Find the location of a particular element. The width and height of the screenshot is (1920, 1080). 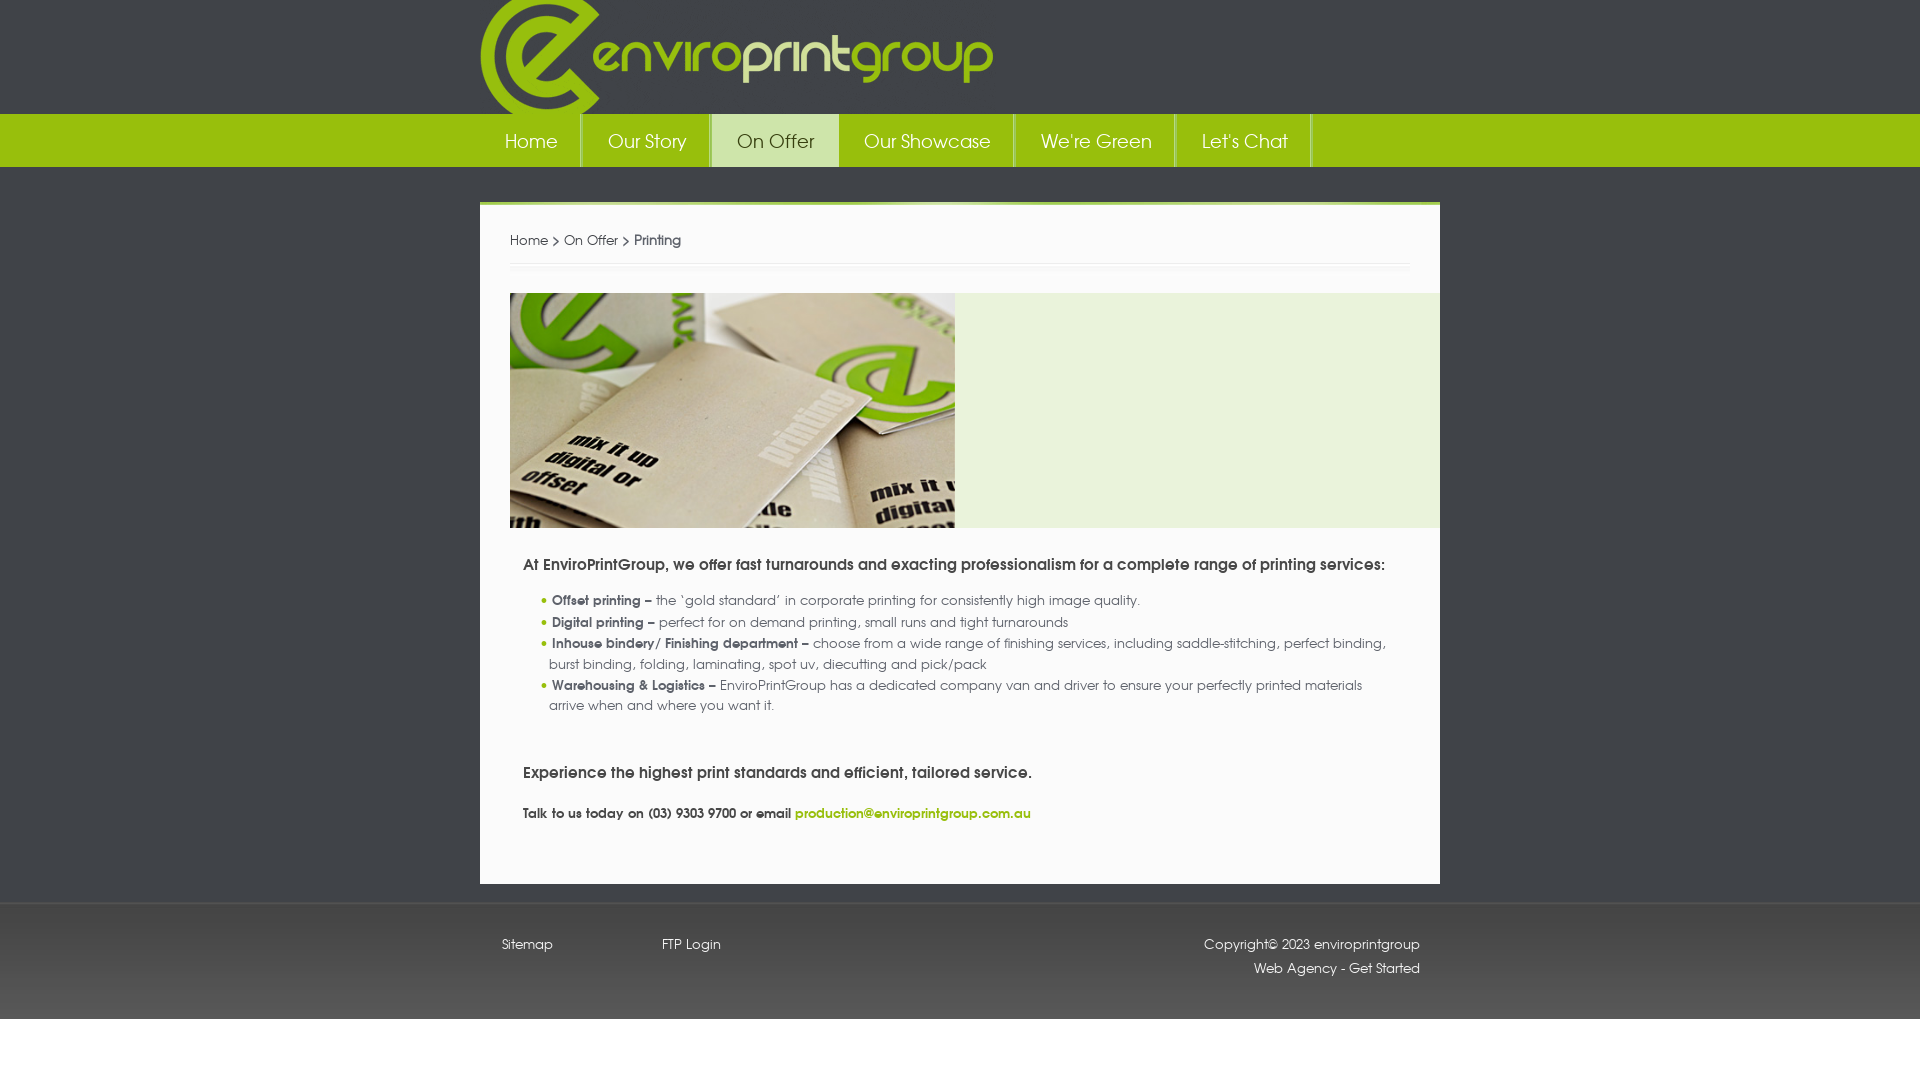

'We're Green' is located at coordinates (1095, 139).